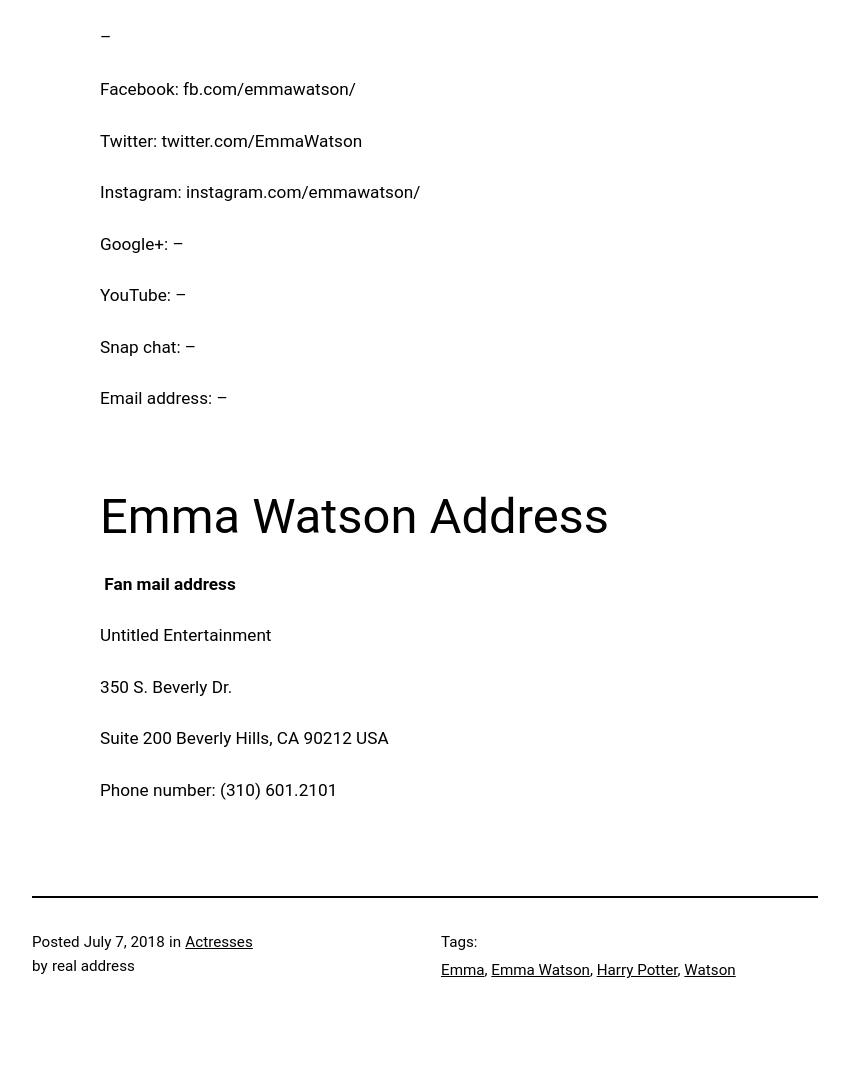 This screenshot has width=850, height=1074. What do you see at coordinates (218, 941) in the screenshot?
I see `'Actresses'` at bounding box center [218, 941].